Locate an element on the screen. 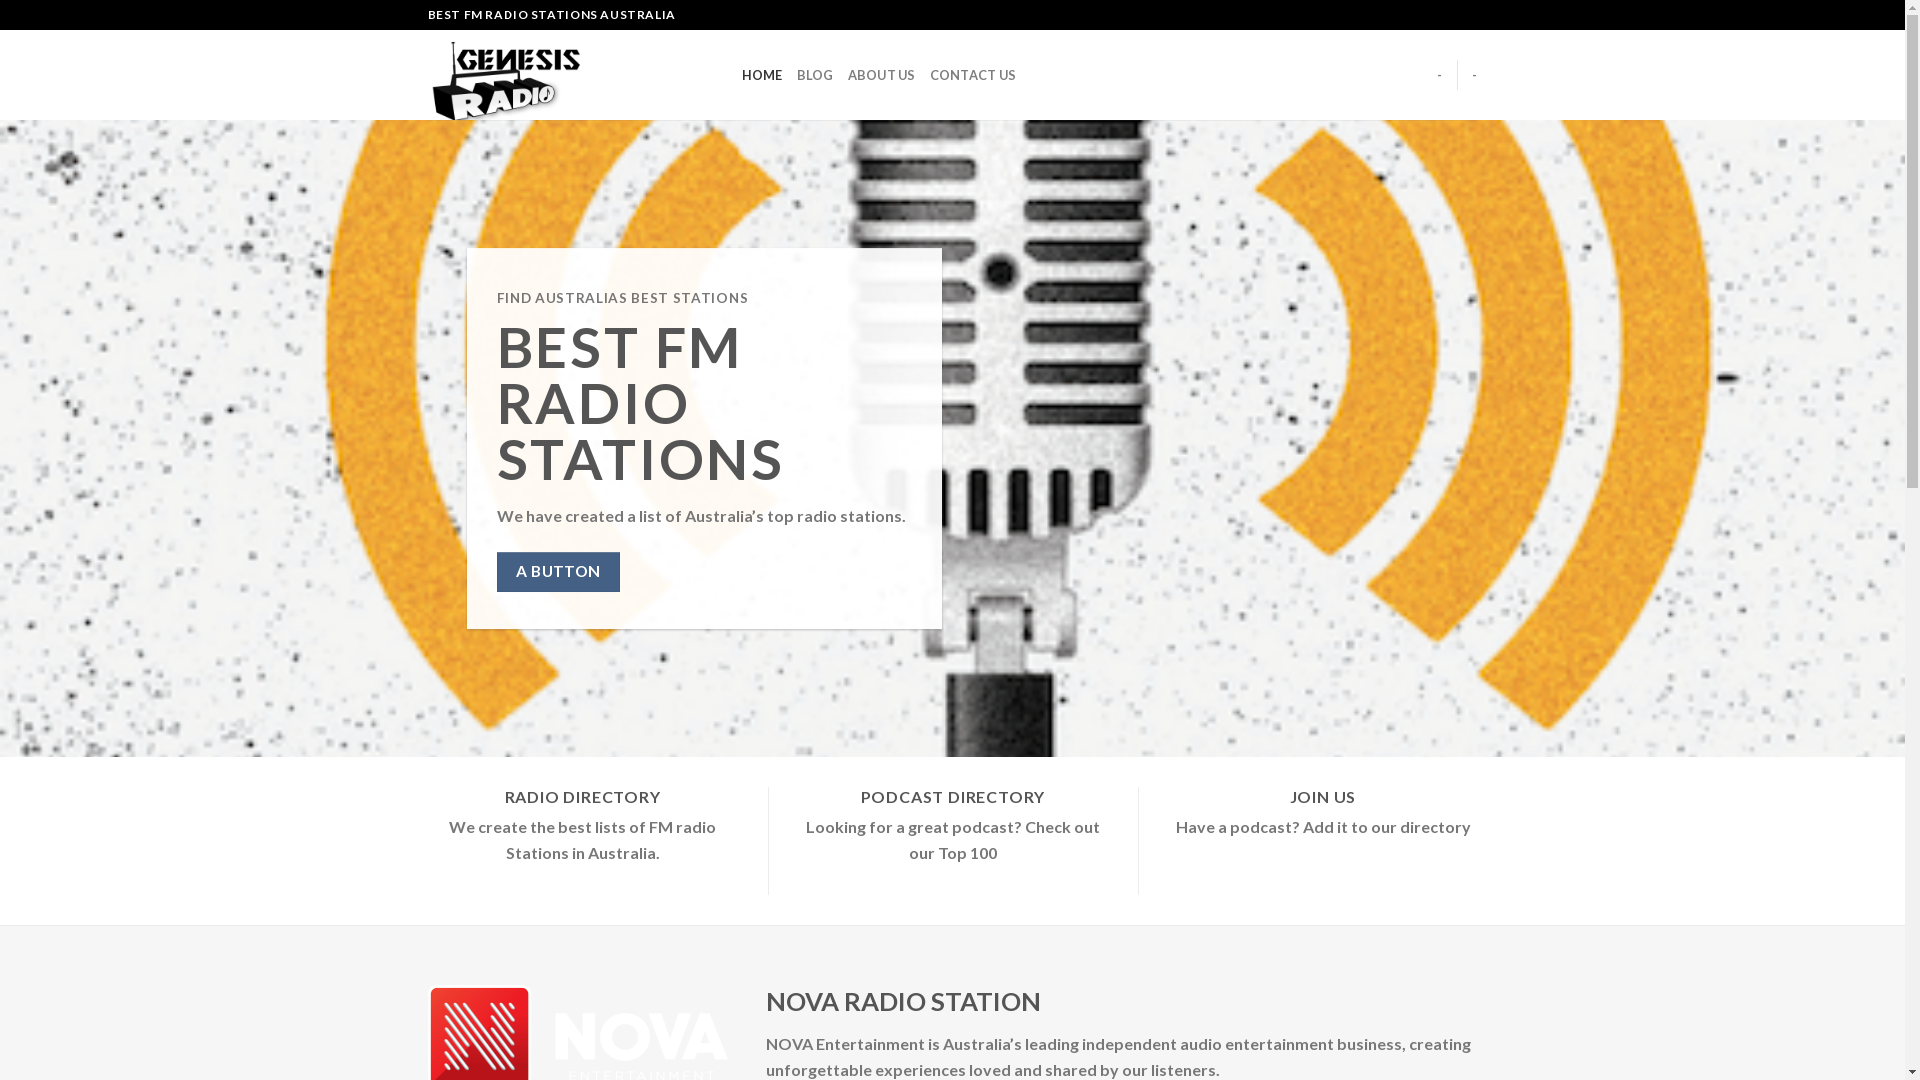 This screenshot has height=1080, width=1920. 'CONTACT US' is located at coordinates (973, 73).